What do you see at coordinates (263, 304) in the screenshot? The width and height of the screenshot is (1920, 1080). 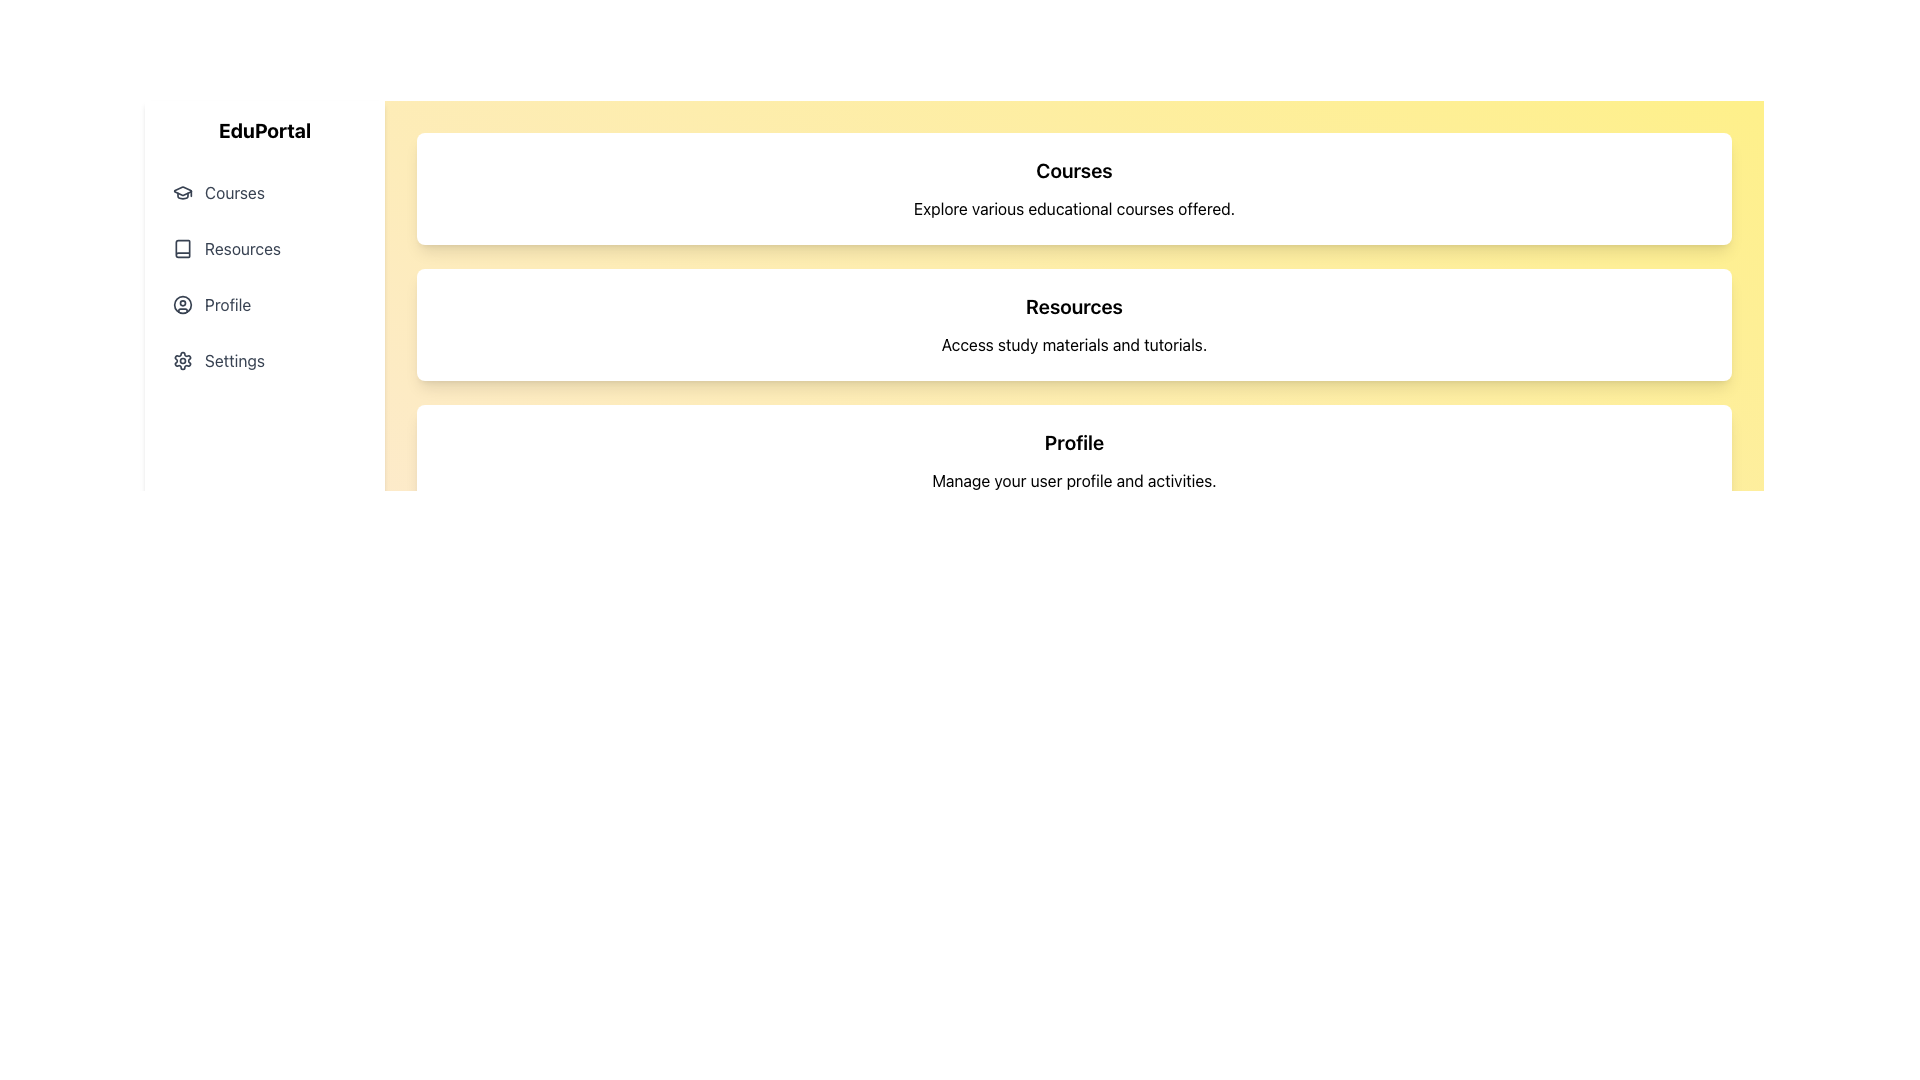 I see `the 'Profile' menu item in the vertical navigation panel` at bounding box center [263, 304].